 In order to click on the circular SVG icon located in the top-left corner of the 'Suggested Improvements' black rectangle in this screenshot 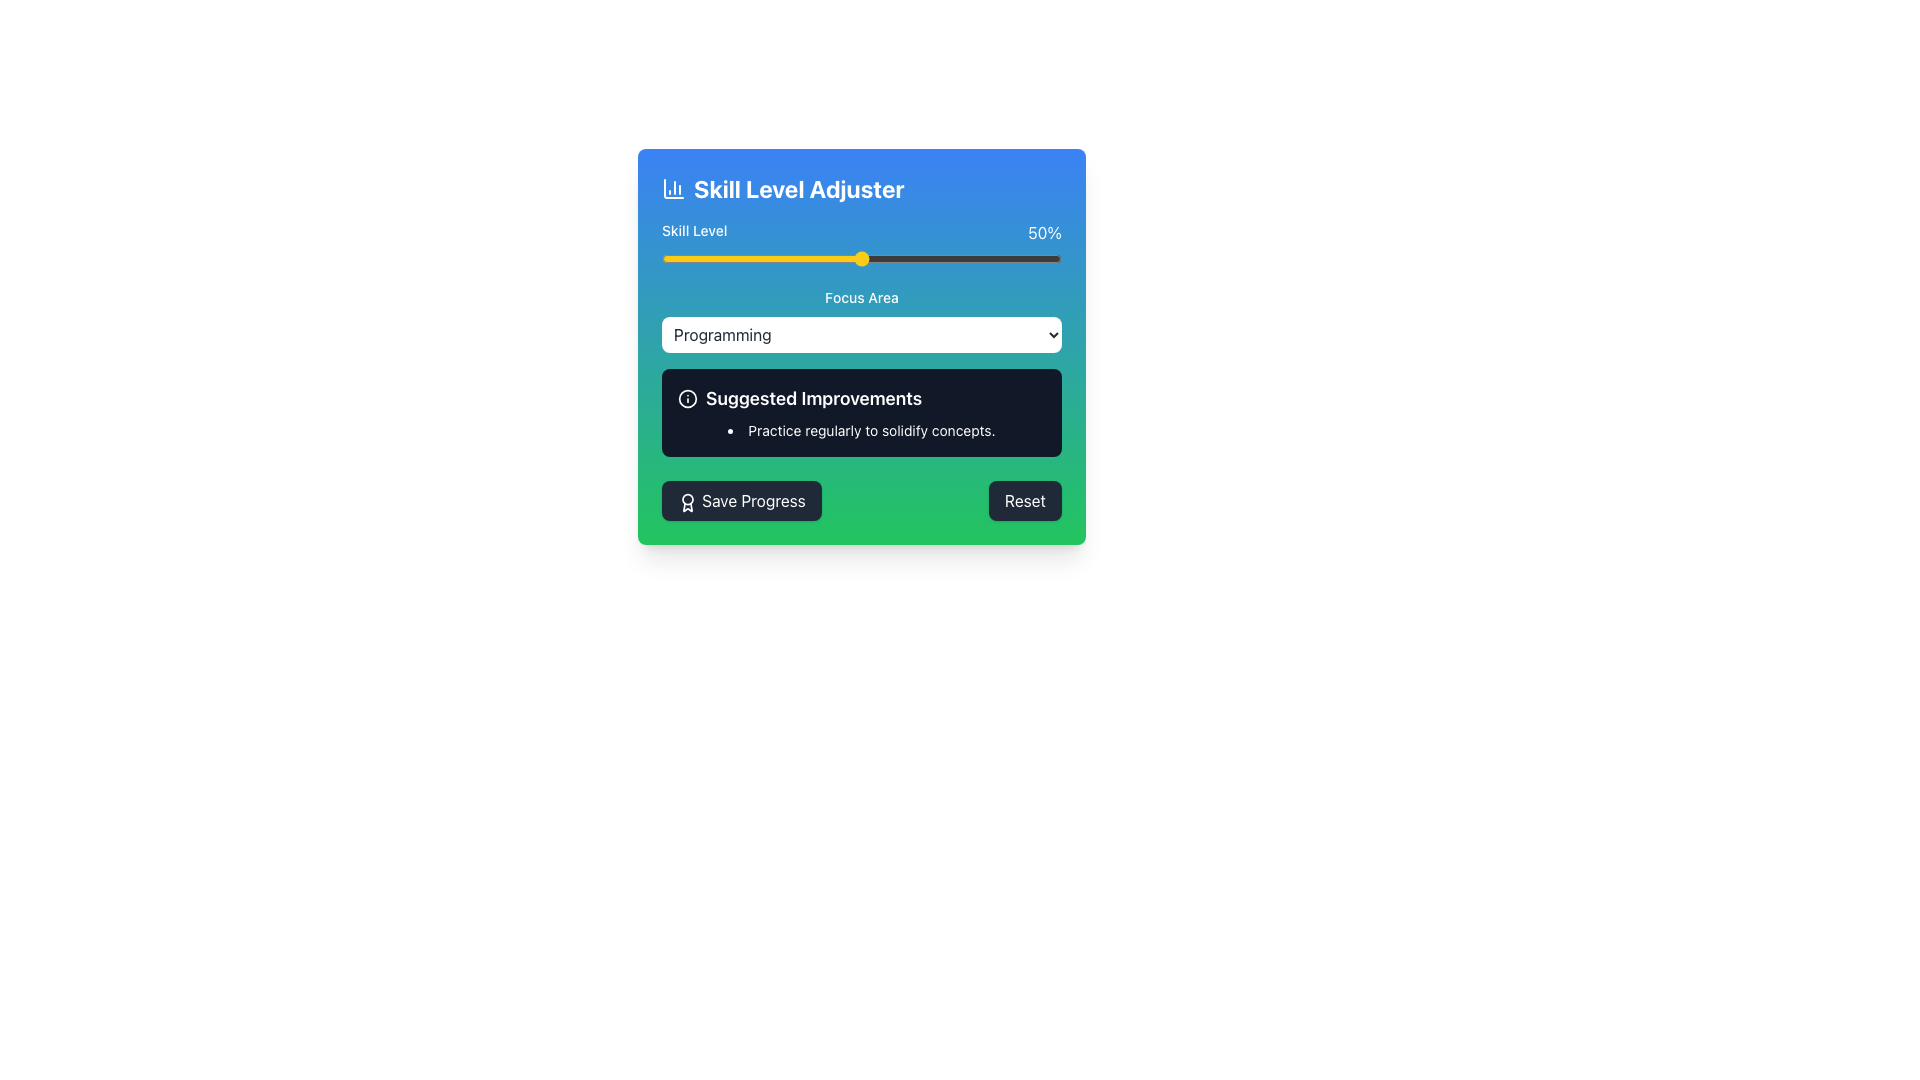, I will do `click(687, 398)`.